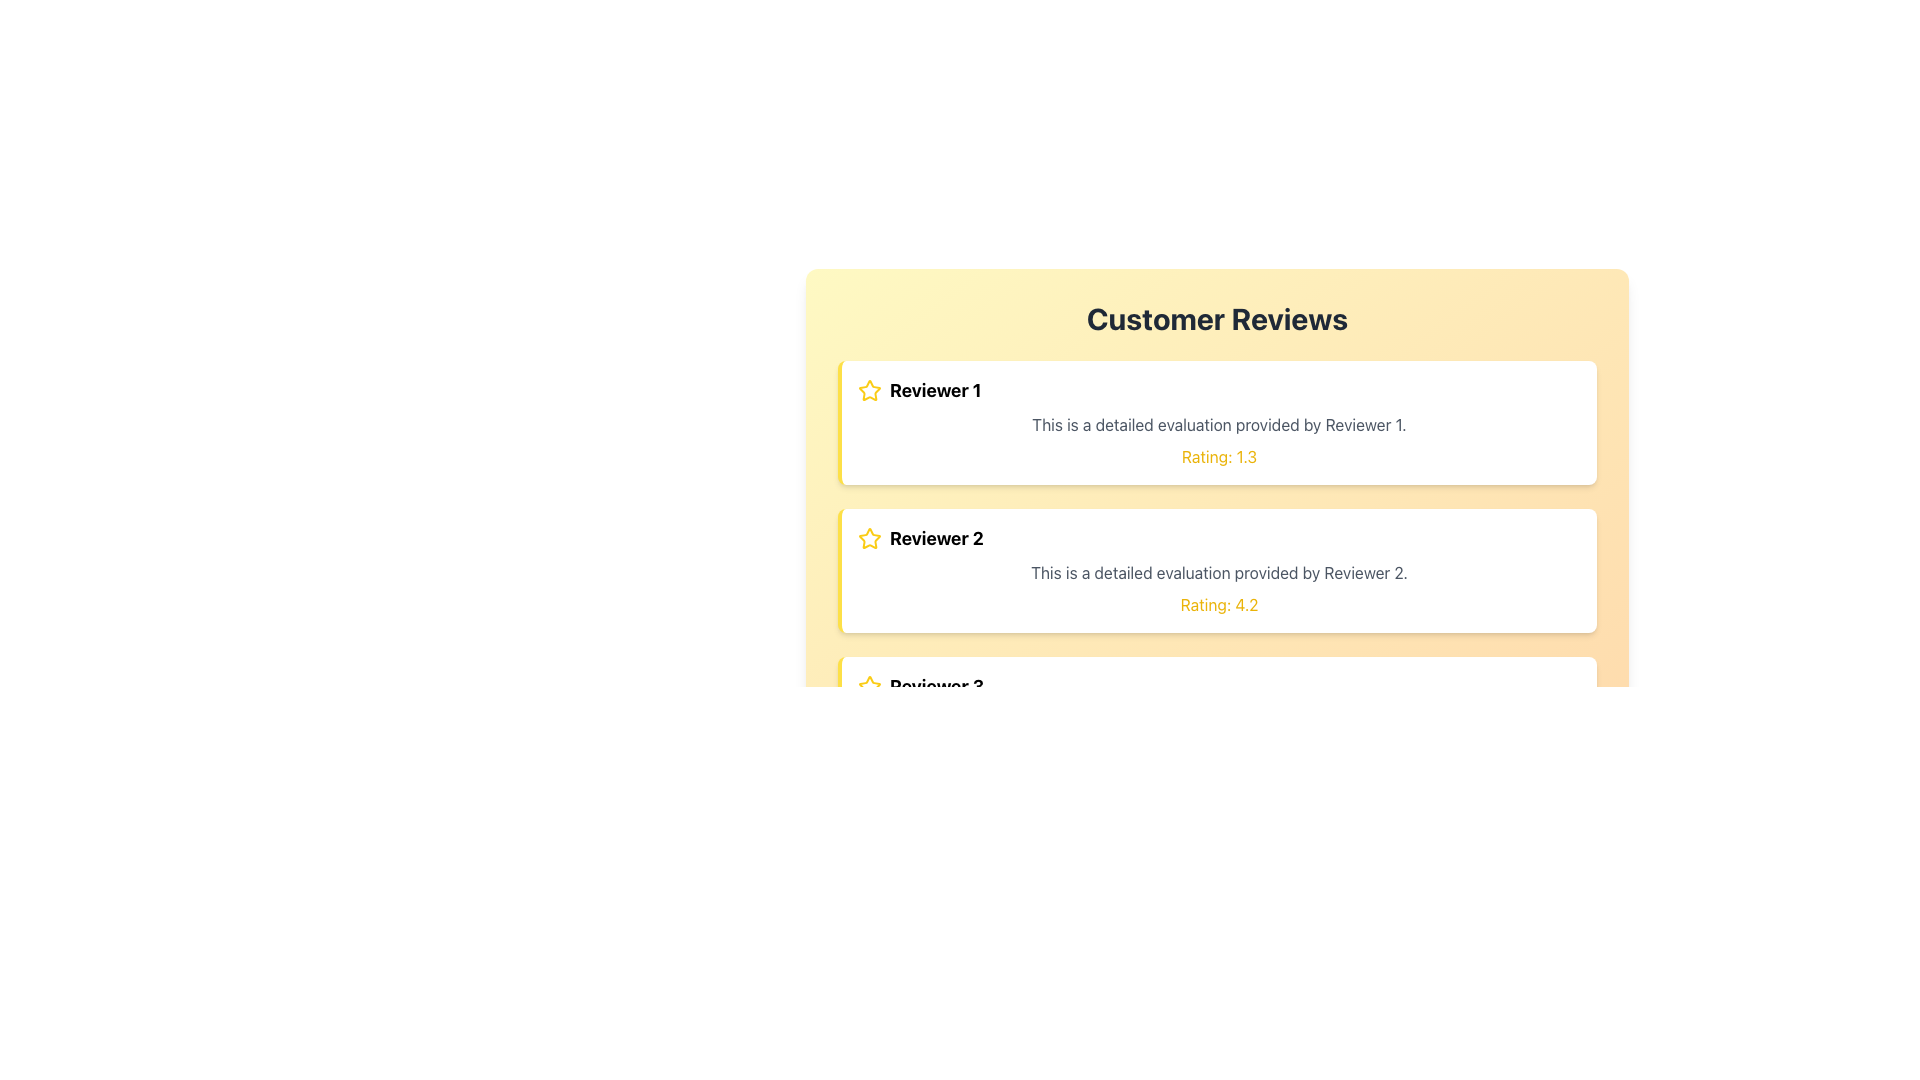  Describe the element at coordinates (1218, 604) in the screenshot. I see `the text label displaying 'Rating: 4.2' in bold yellow font, located in the second review card below the review description` at that location.